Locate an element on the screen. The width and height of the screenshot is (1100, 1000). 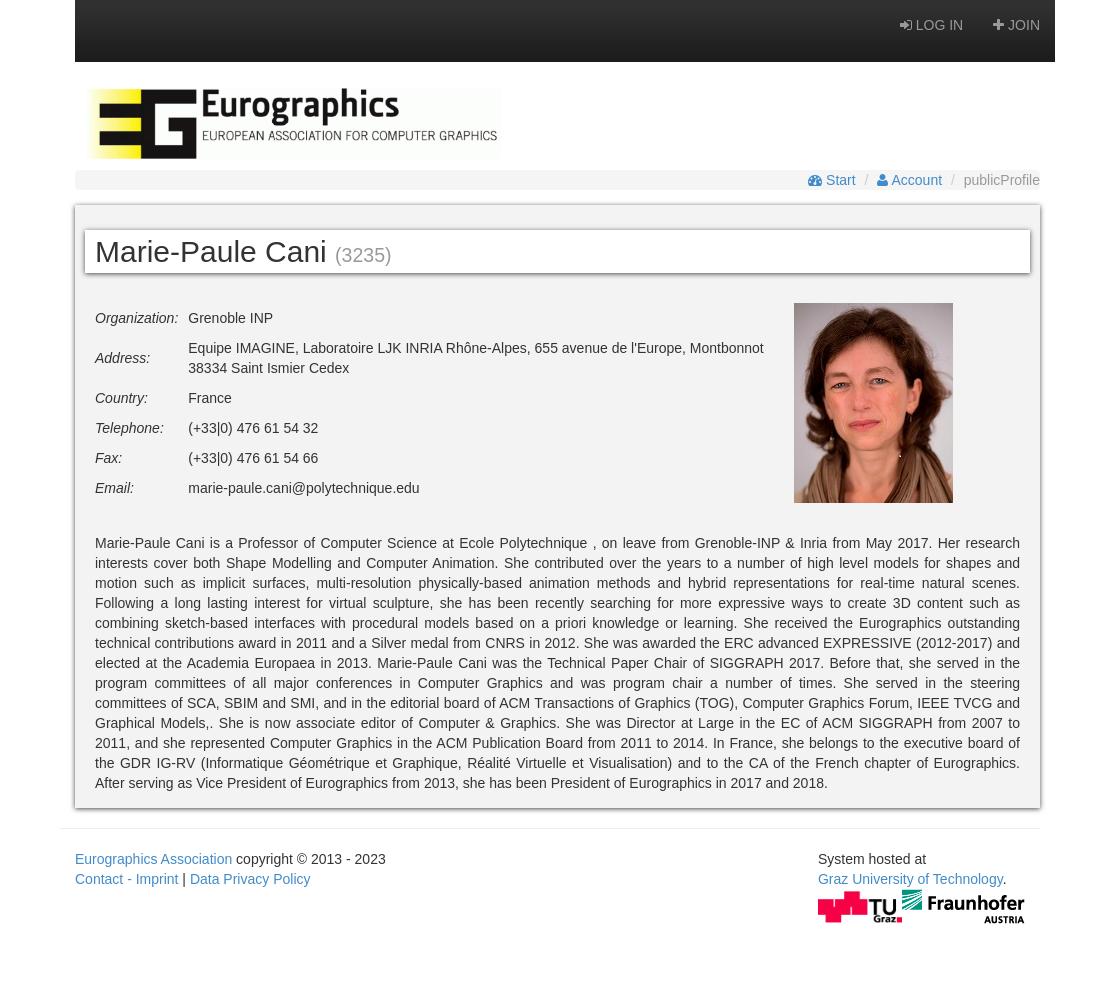
'Account' is located at coordinates (887, 180).